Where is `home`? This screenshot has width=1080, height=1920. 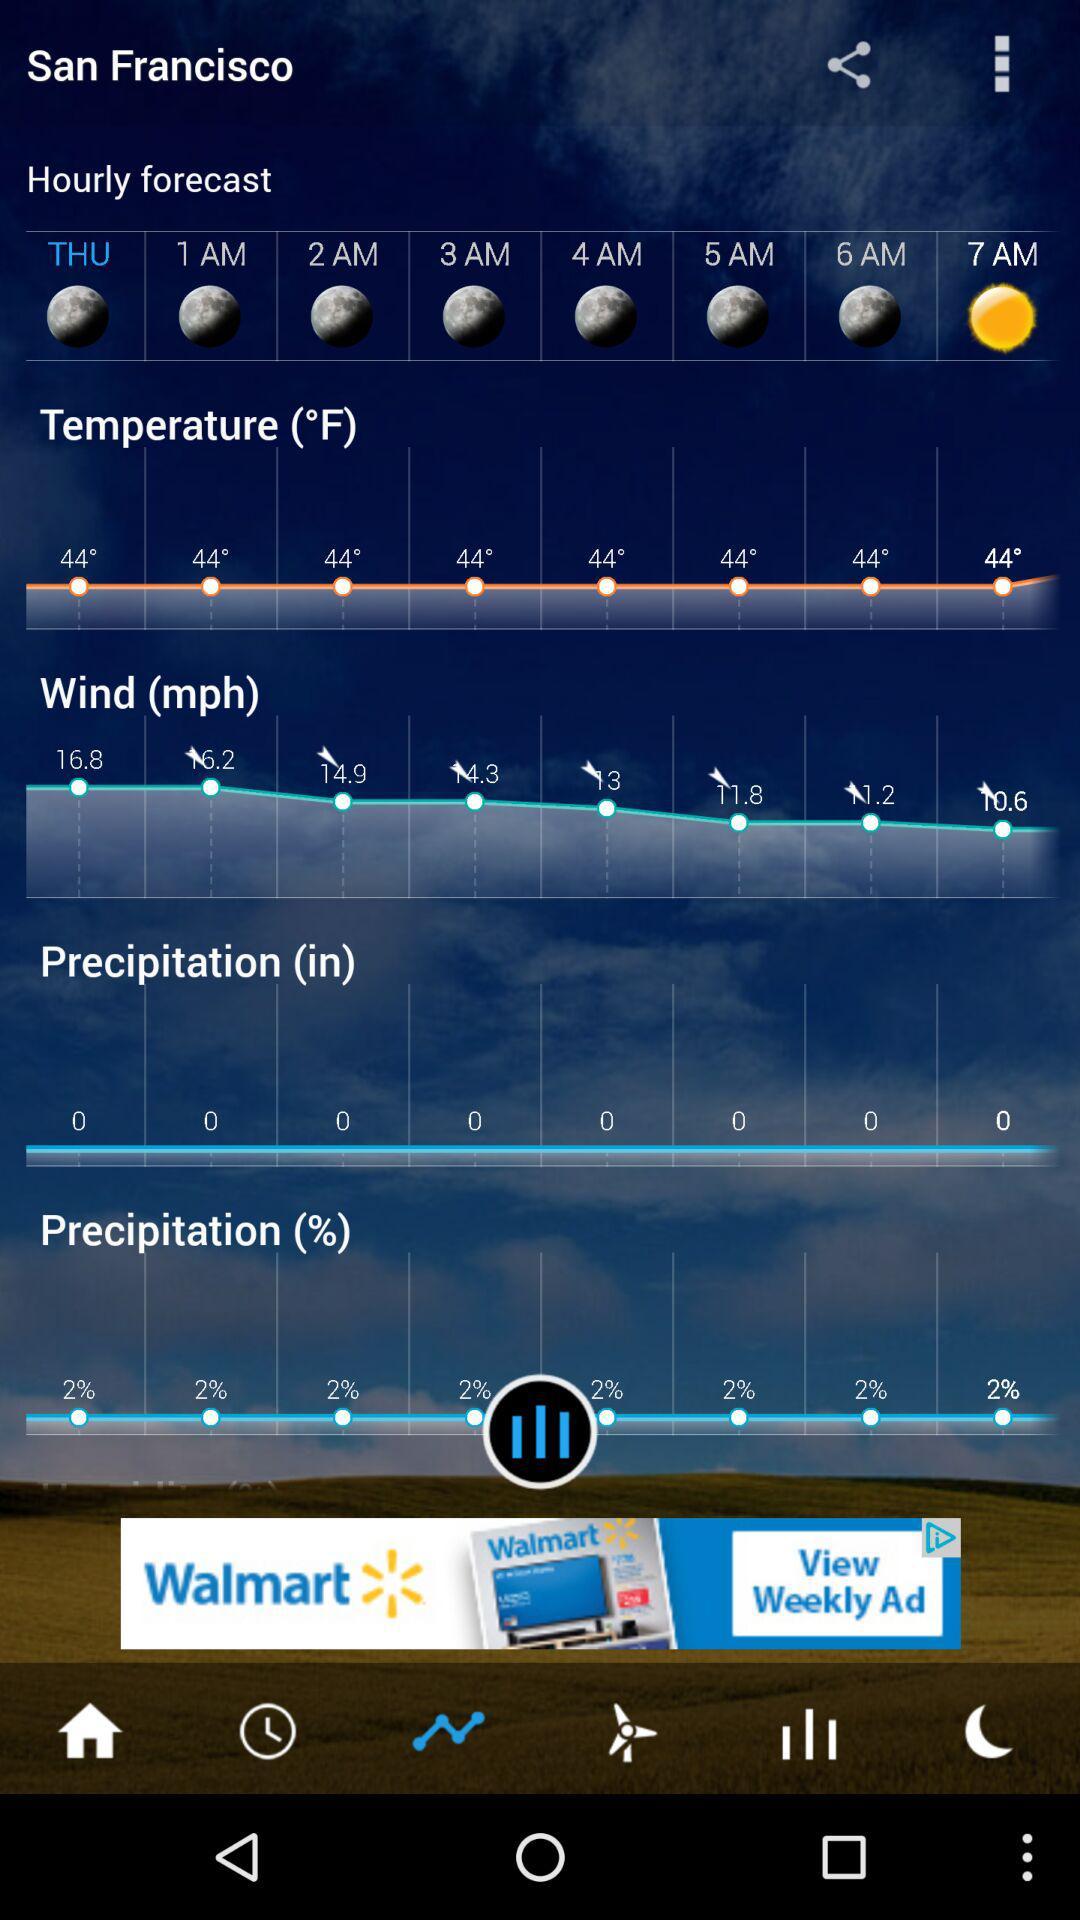 home is located at coordinates (88, 1728).